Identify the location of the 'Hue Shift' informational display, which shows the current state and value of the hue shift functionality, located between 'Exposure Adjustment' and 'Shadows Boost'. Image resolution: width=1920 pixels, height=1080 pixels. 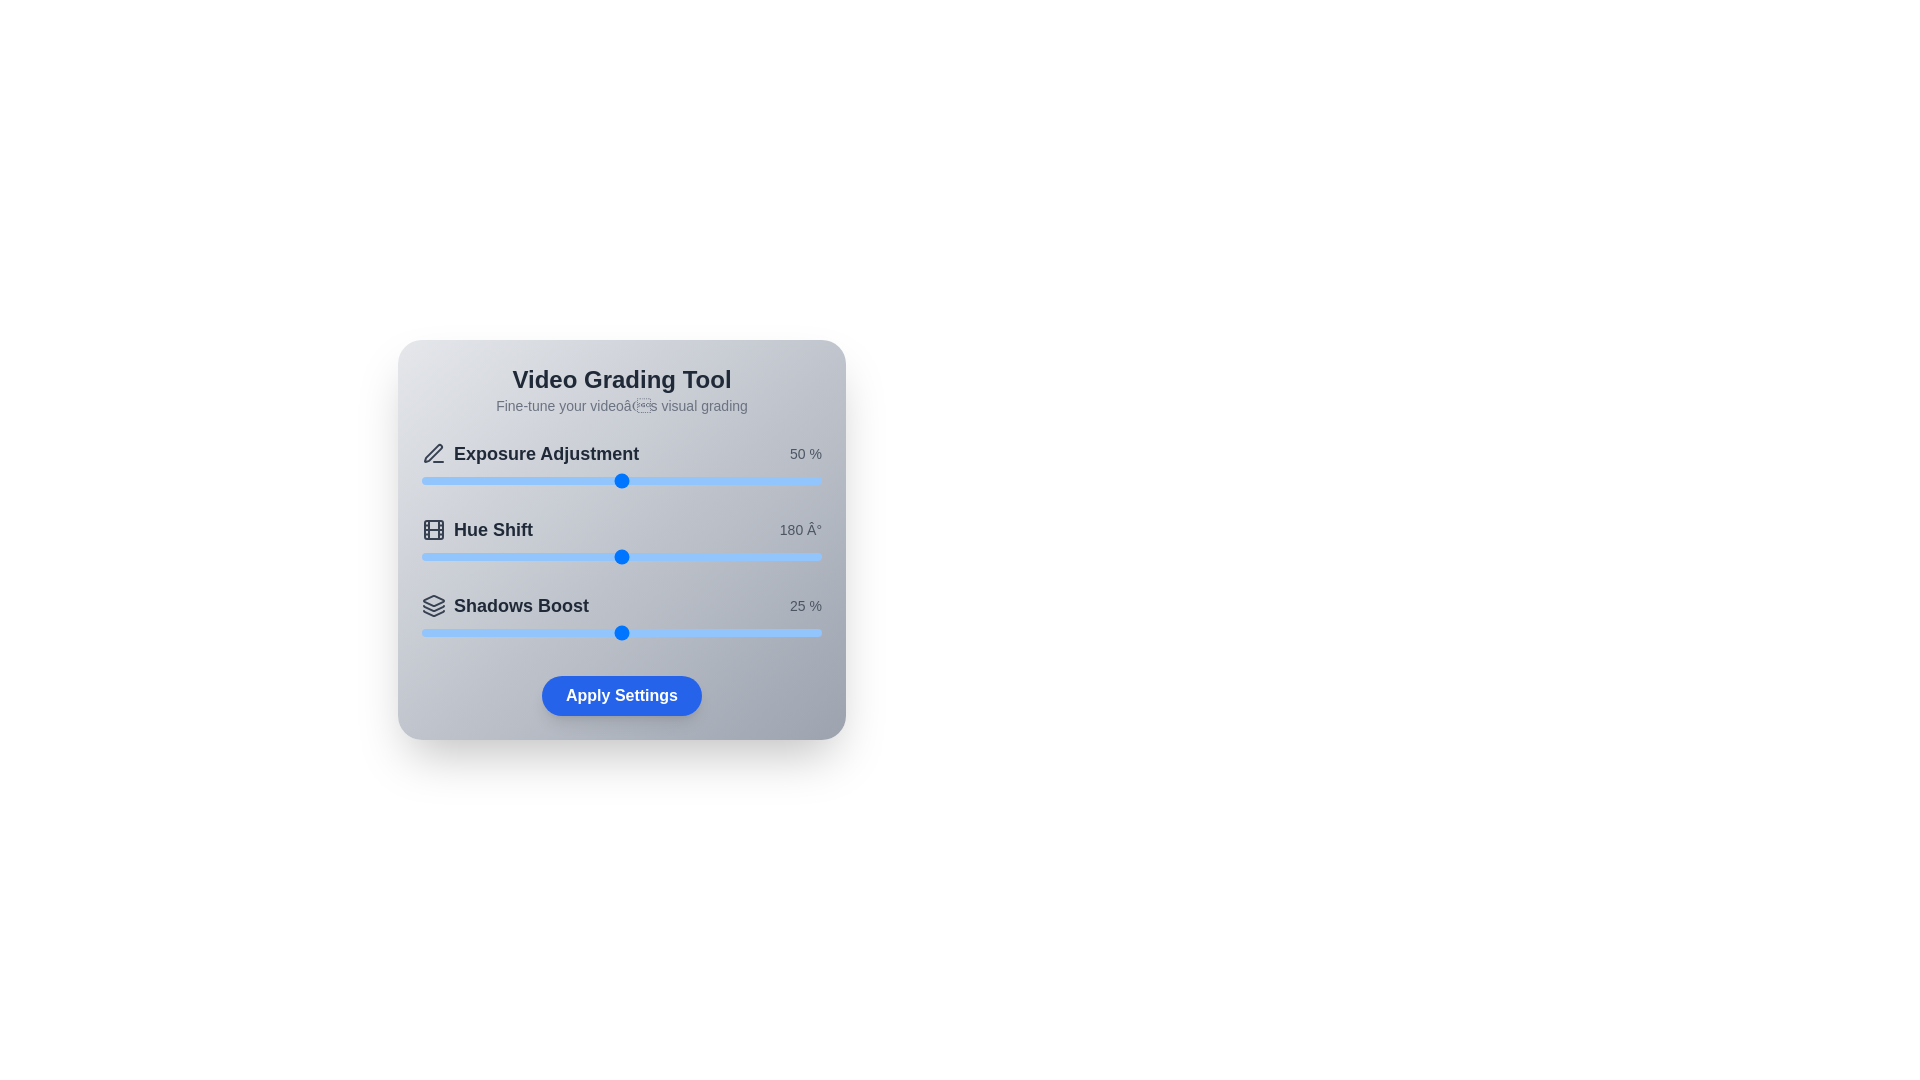
(621, 528).